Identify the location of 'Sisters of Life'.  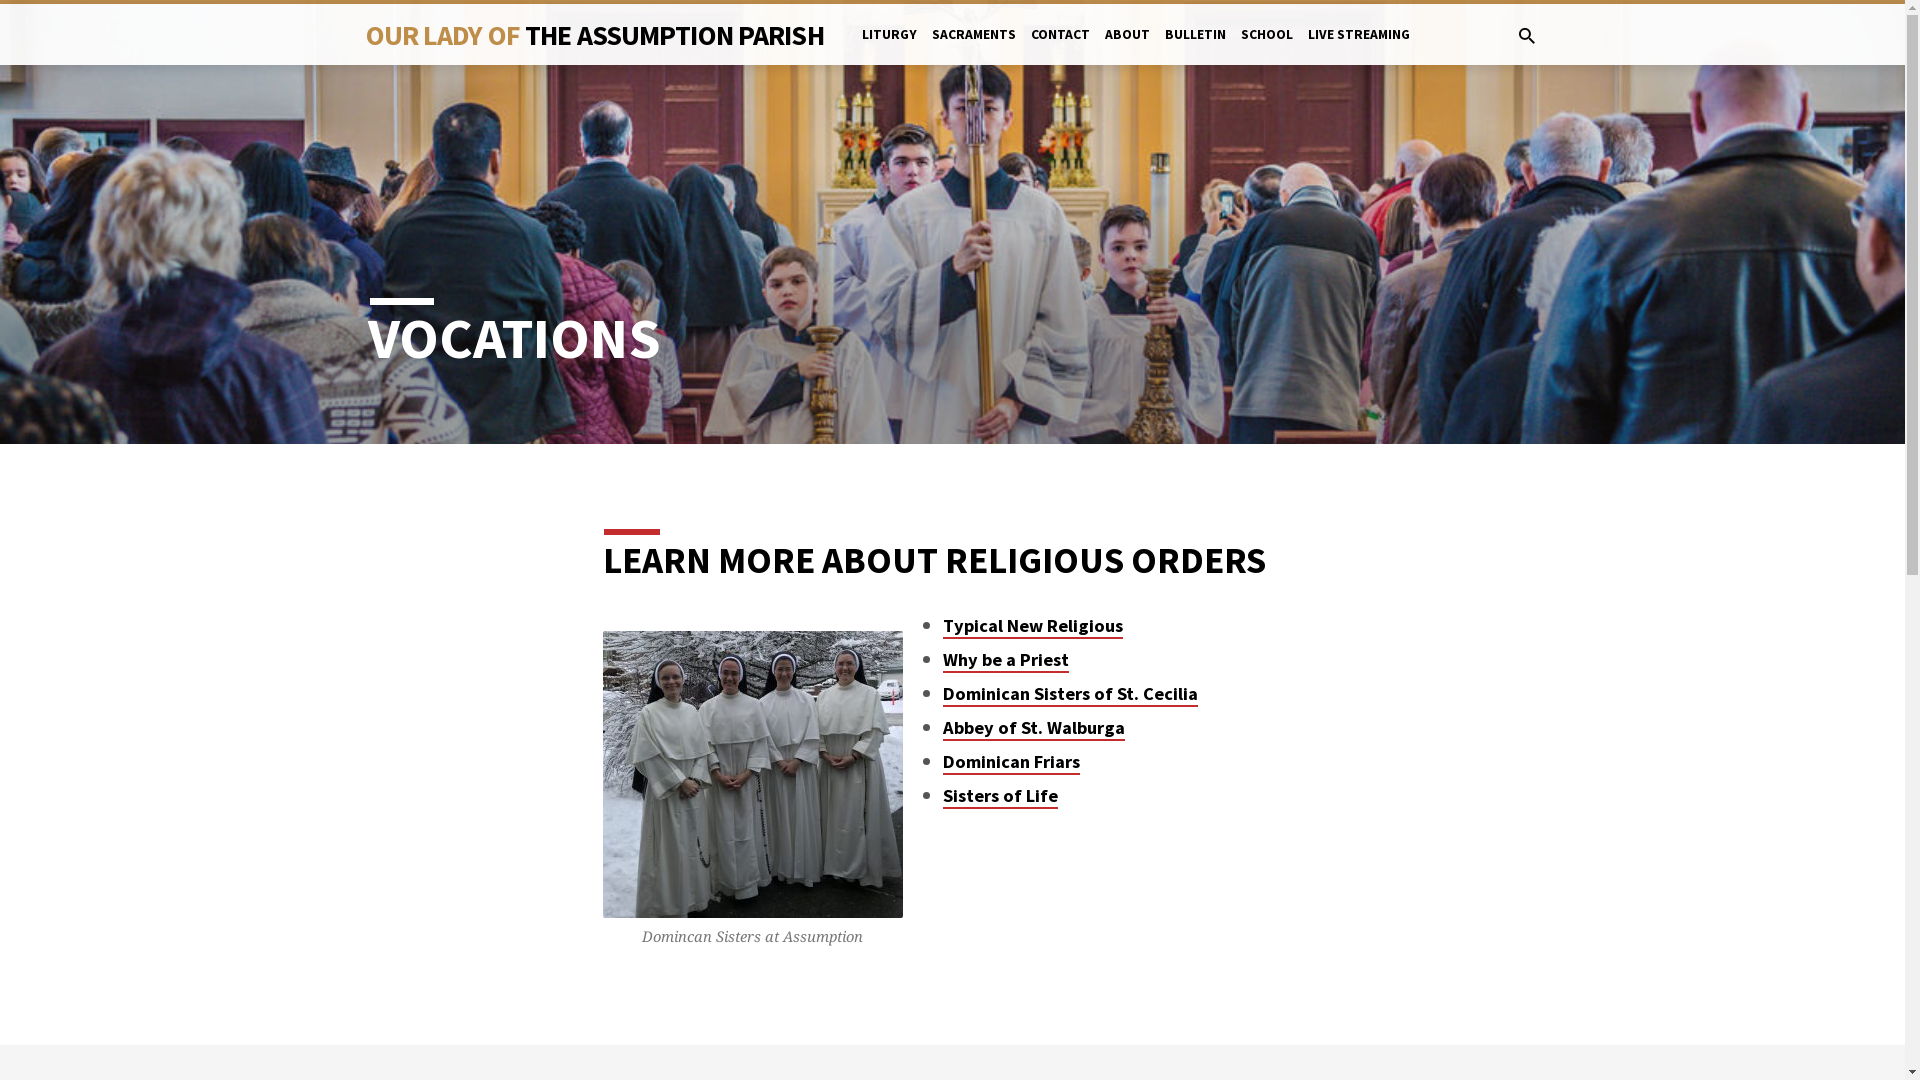
(1000, 795).